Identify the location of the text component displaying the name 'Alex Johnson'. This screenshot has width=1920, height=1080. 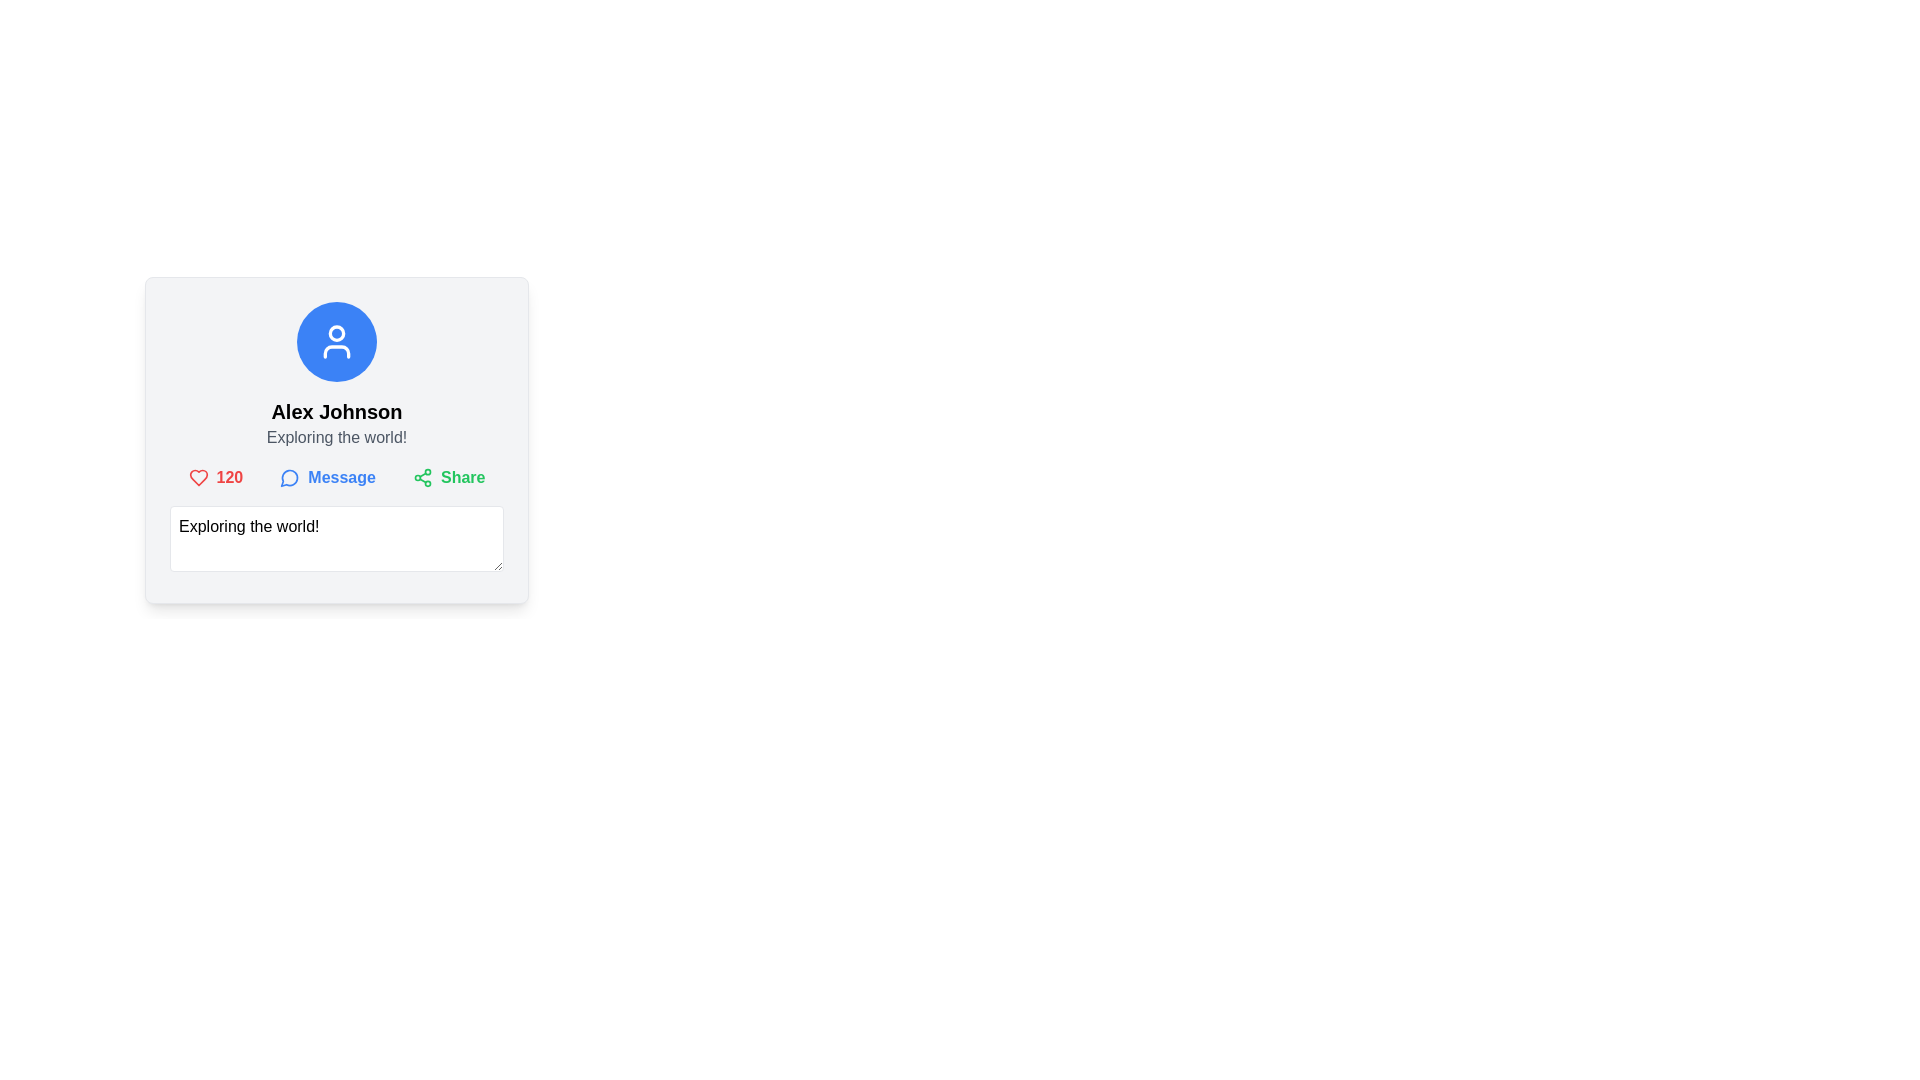
(336, 411).